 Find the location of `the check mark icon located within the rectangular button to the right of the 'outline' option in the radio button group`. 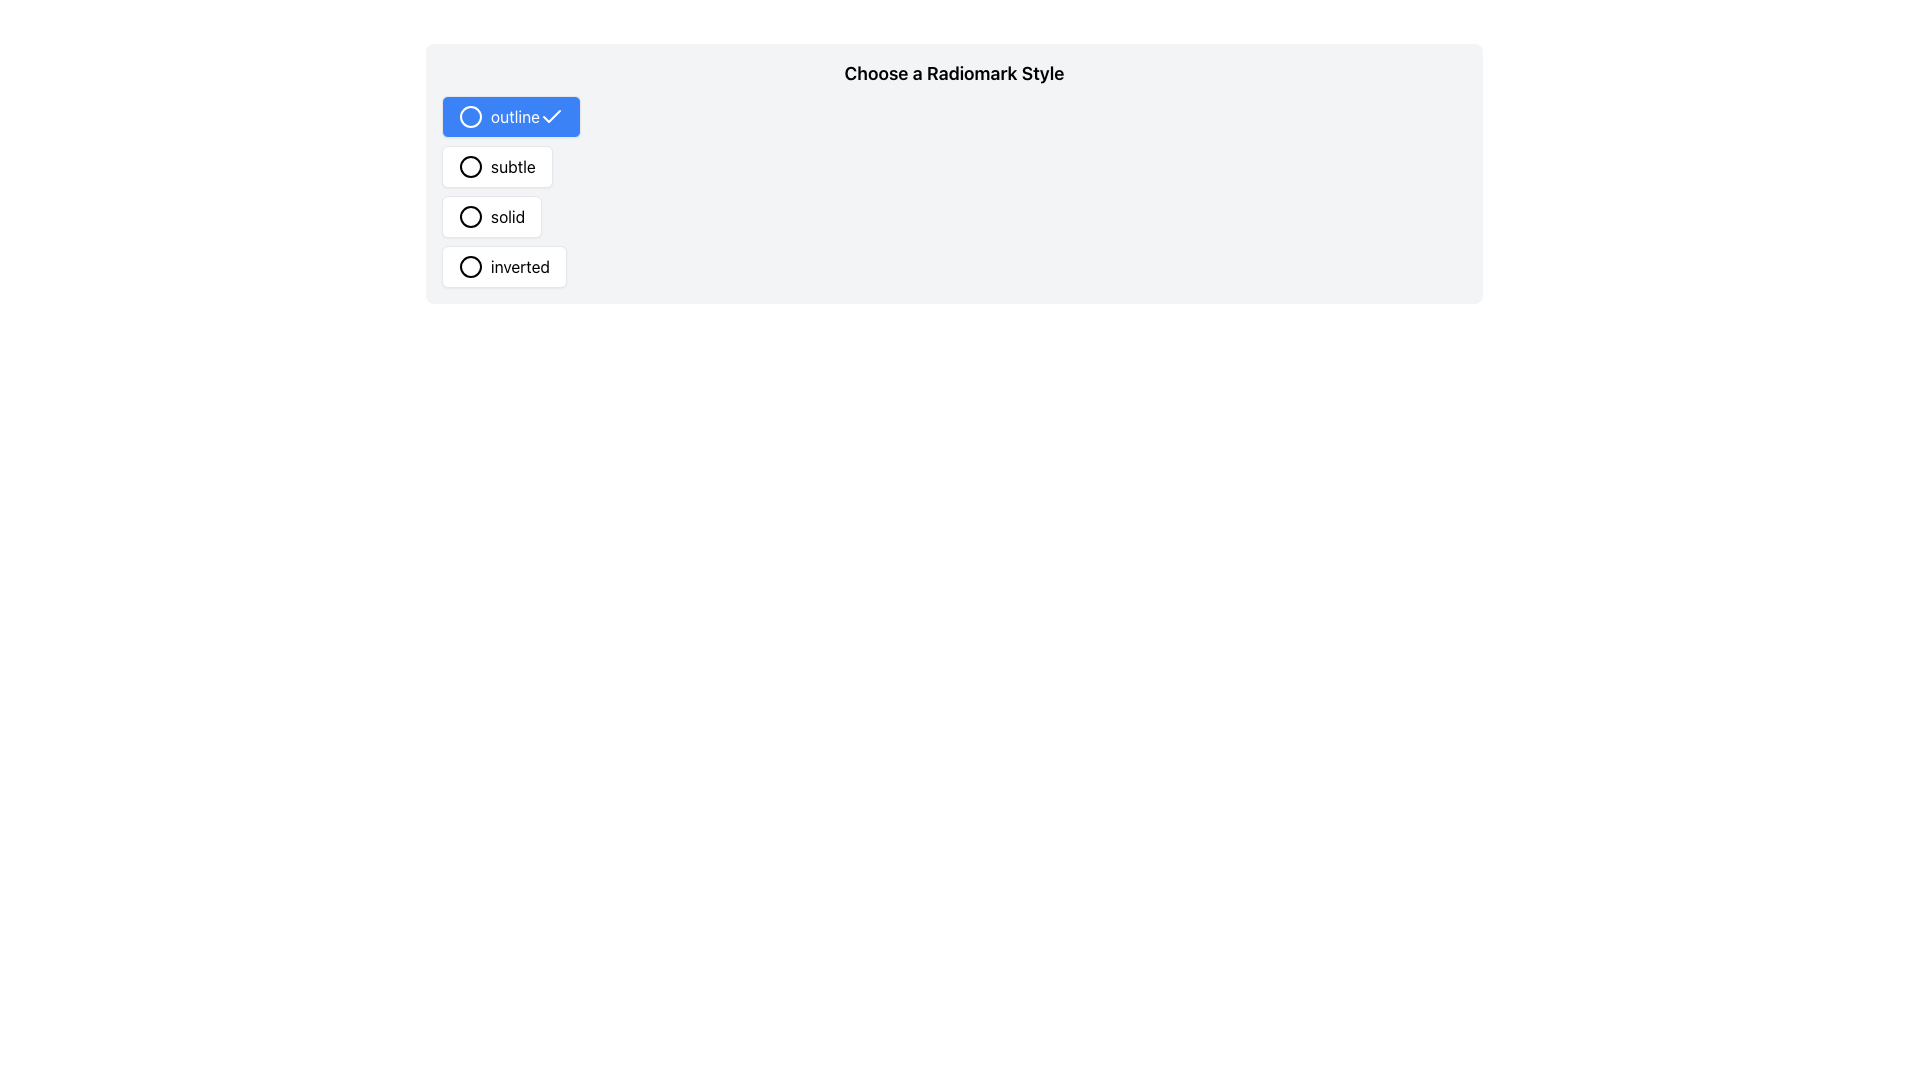

the check mark icon located within the rectangular button to the right of the 'outline' option in the radio button group is located at coordinates (551, 116).